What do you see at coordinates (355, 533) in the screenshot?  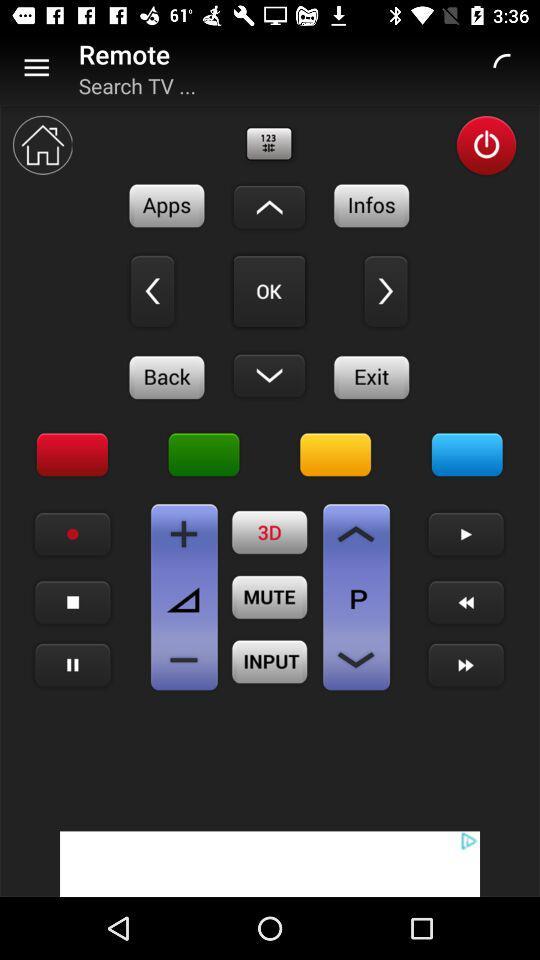 I see `previous page` at bounding box center [355, 533].